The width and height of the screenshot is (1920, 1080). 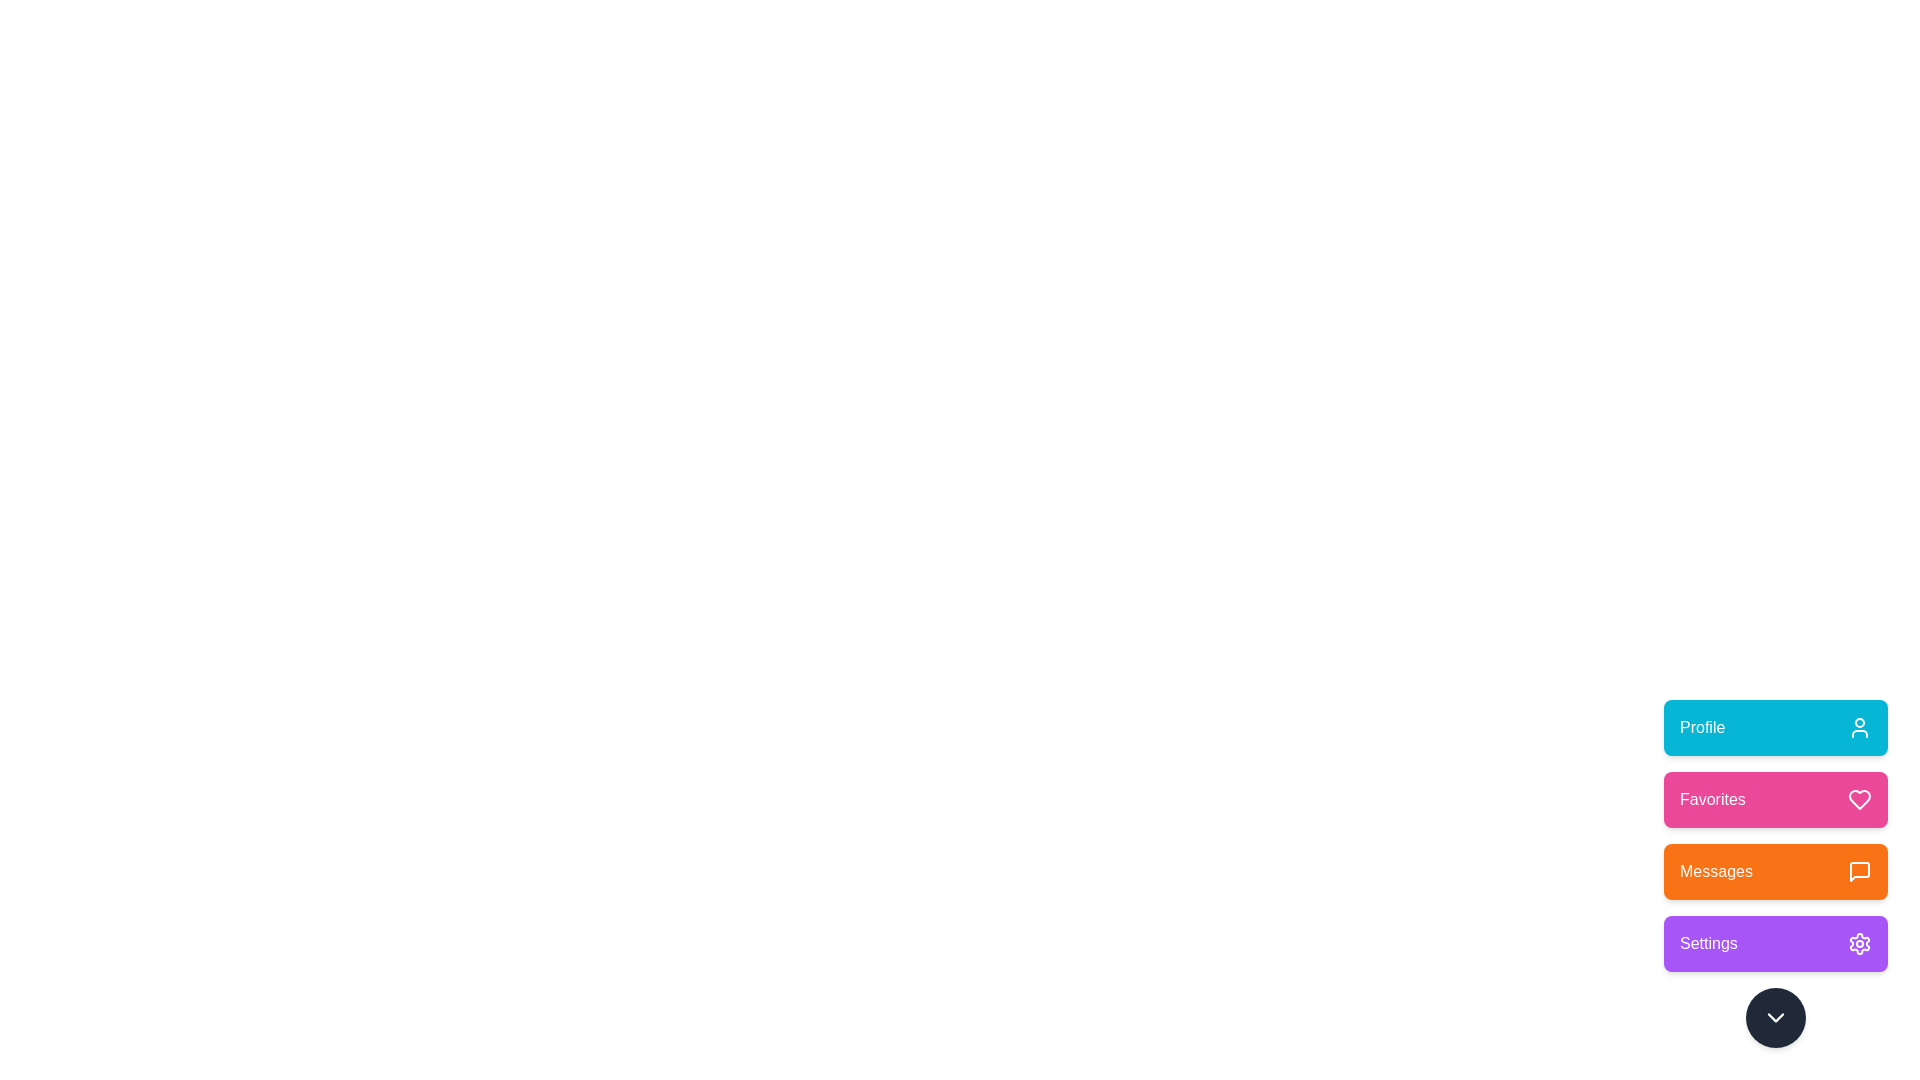 I want to click on the Profile button to observe its hover effect, so click(x=1776, y=728).